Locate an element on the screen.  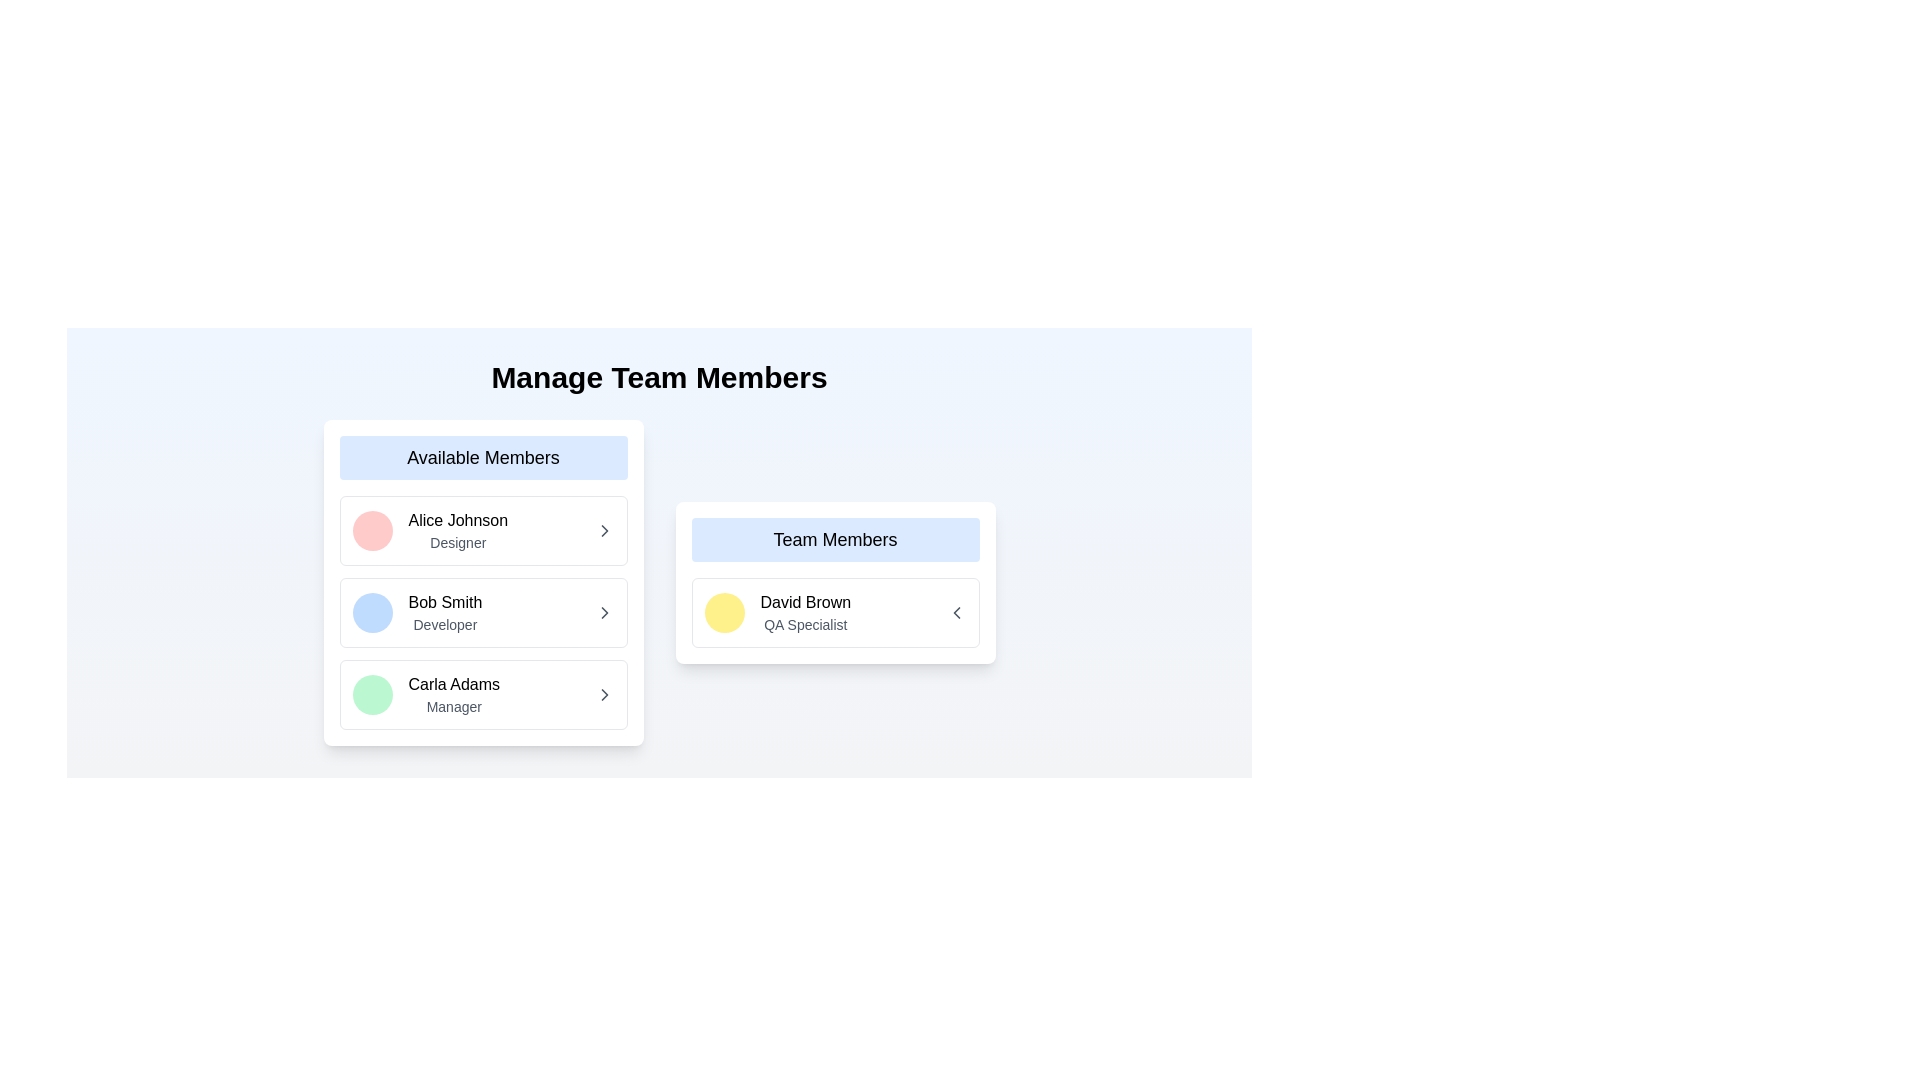
the second user profile card in the 'Available Members' column, which displays 'Bob Smith' and 'Developer' on the right side of a blue profile icon is located at coordinates (416, 612).